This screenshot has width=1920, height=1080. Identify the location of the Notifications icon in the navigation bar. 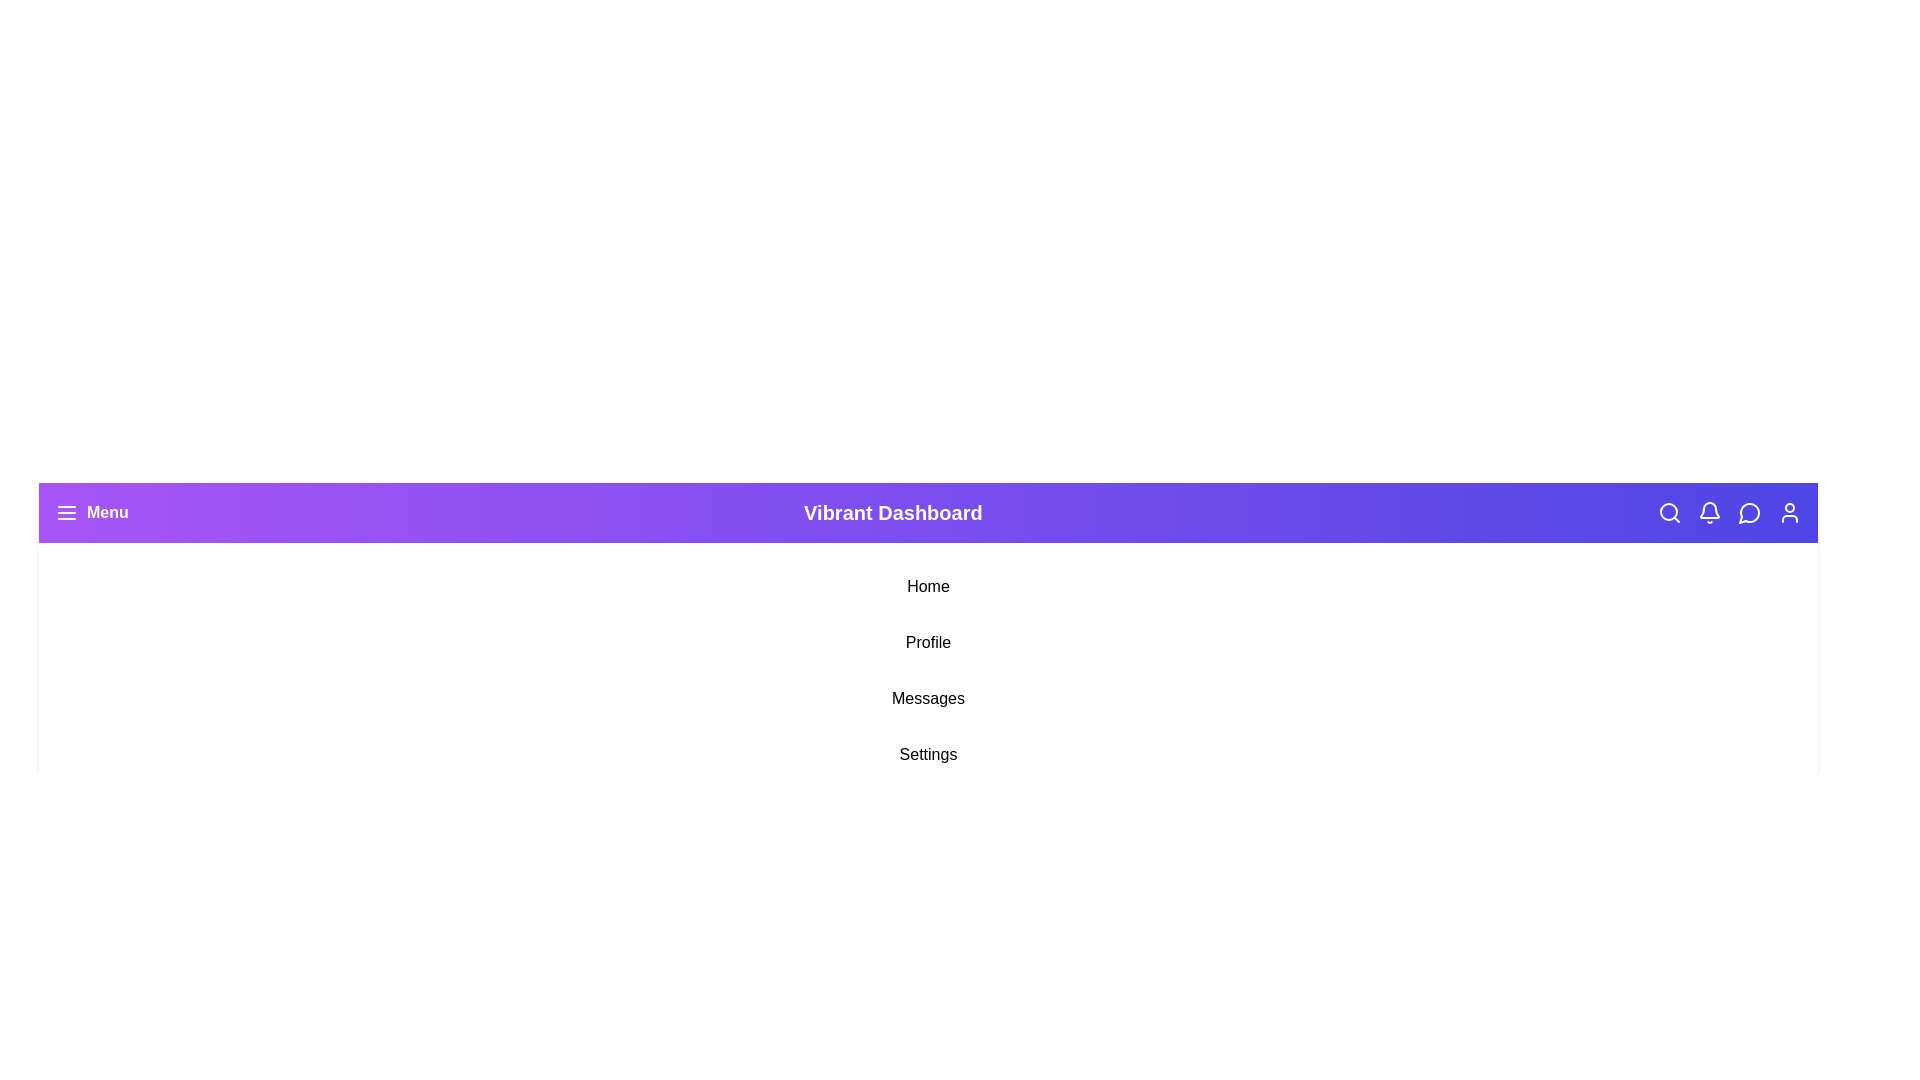
(1708, 512).